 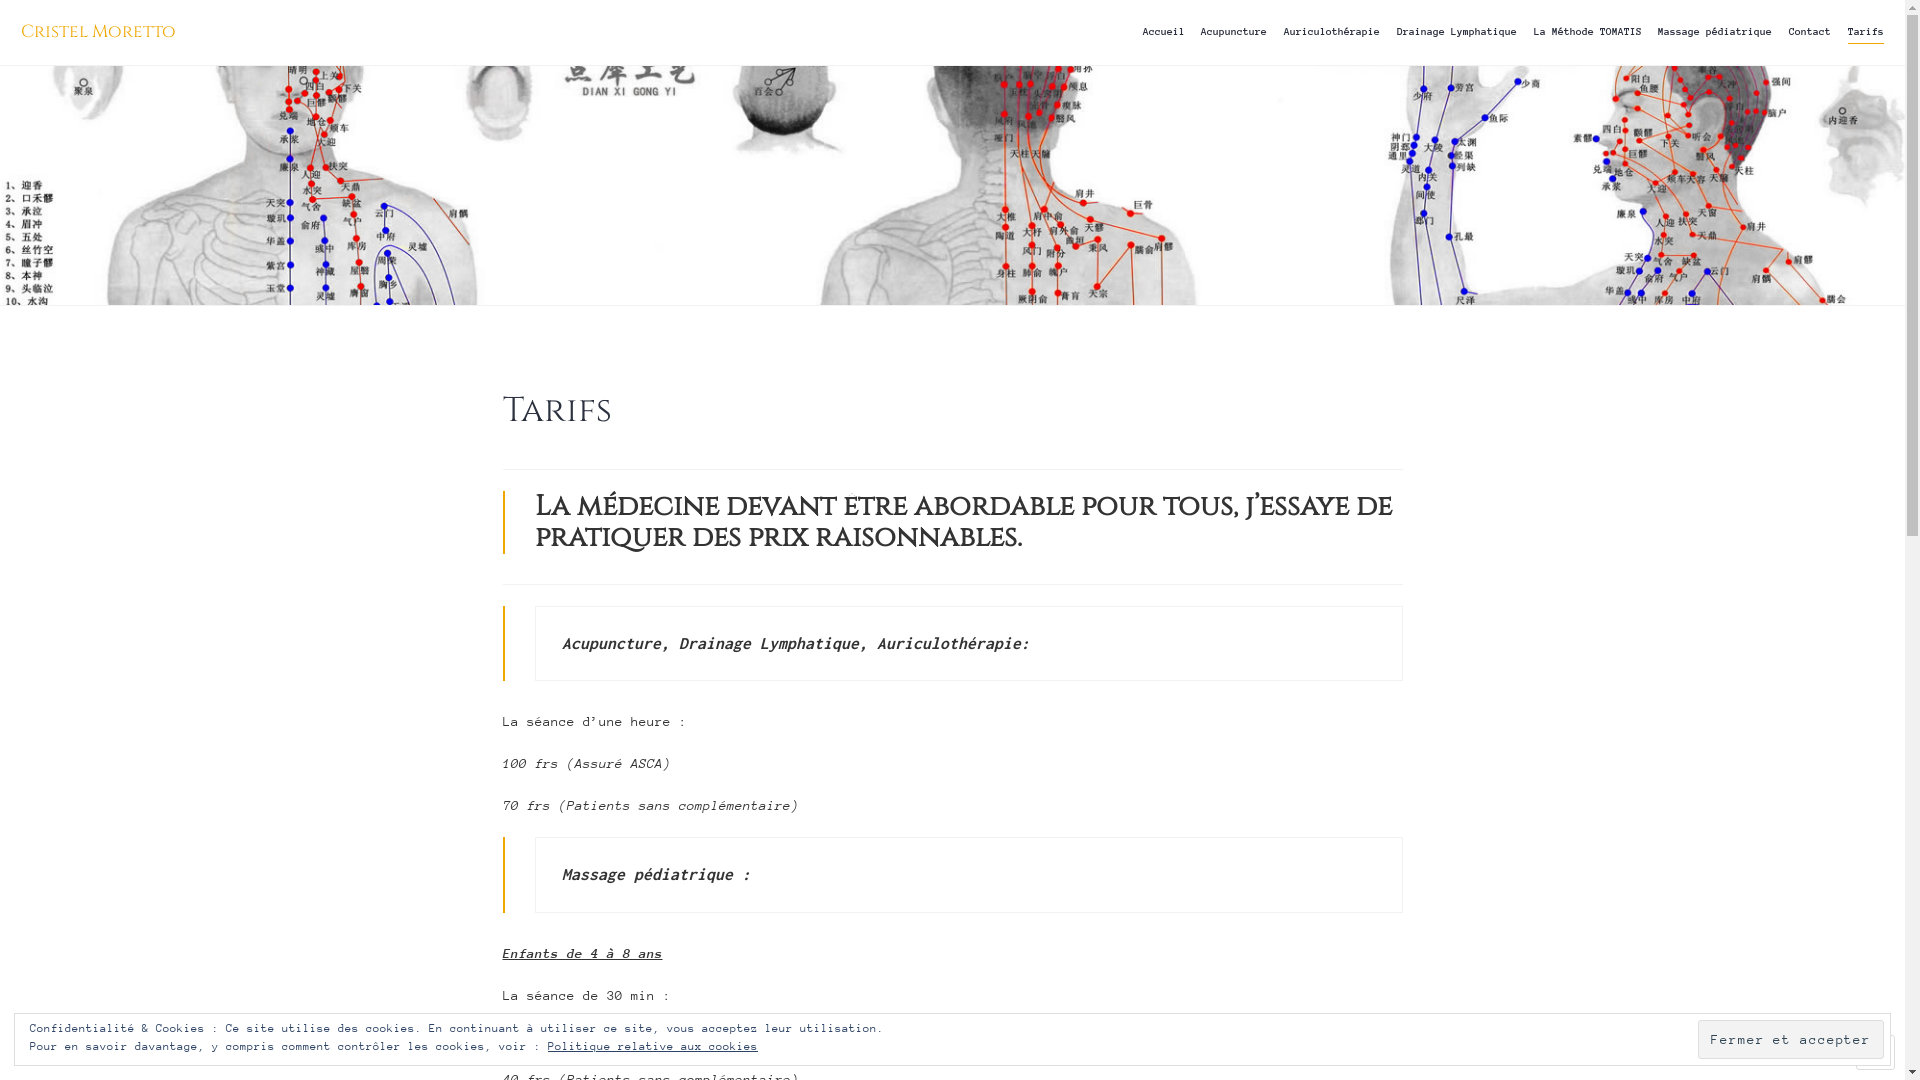 I want to click on 'Contact', so click(x=1809, y=32).